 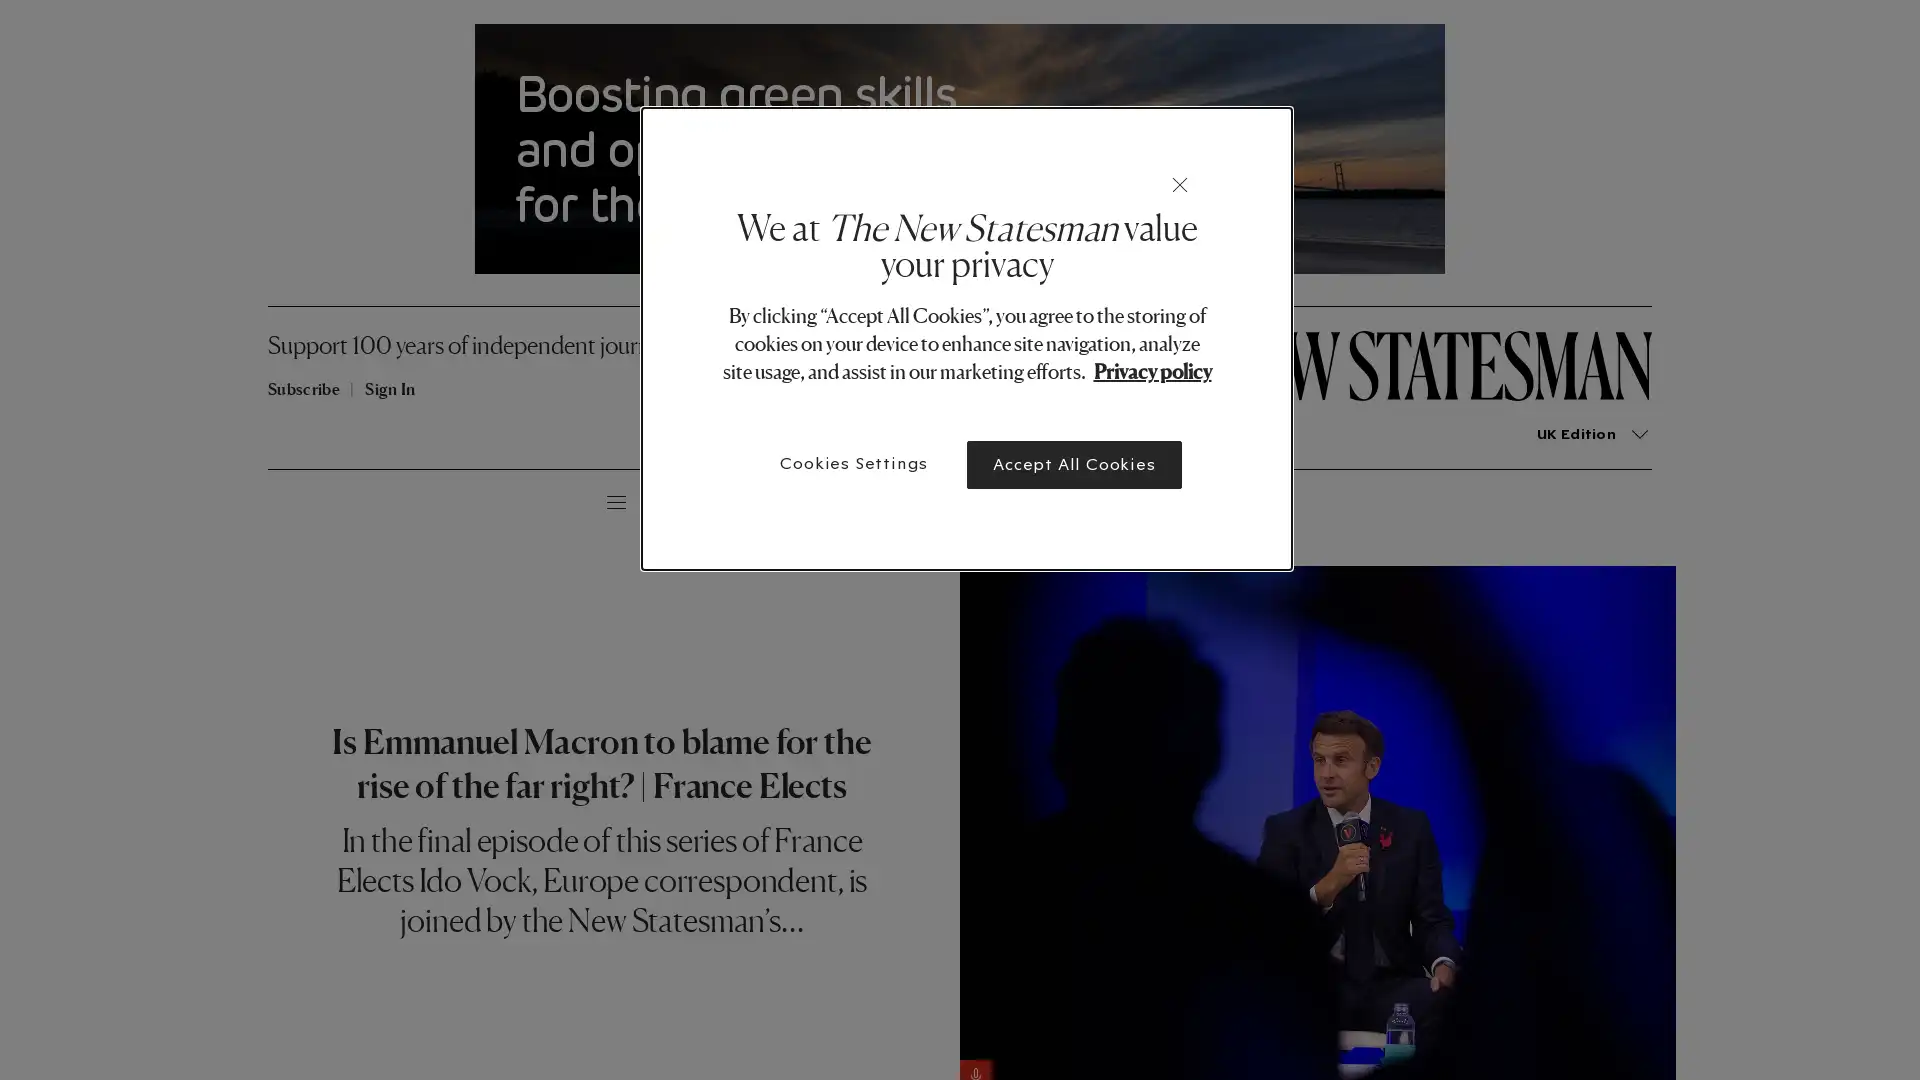 What do you see at coordinates (854, 463) in the screenshot?
I see `Cookies Settings` at bounding box center [854, 463].